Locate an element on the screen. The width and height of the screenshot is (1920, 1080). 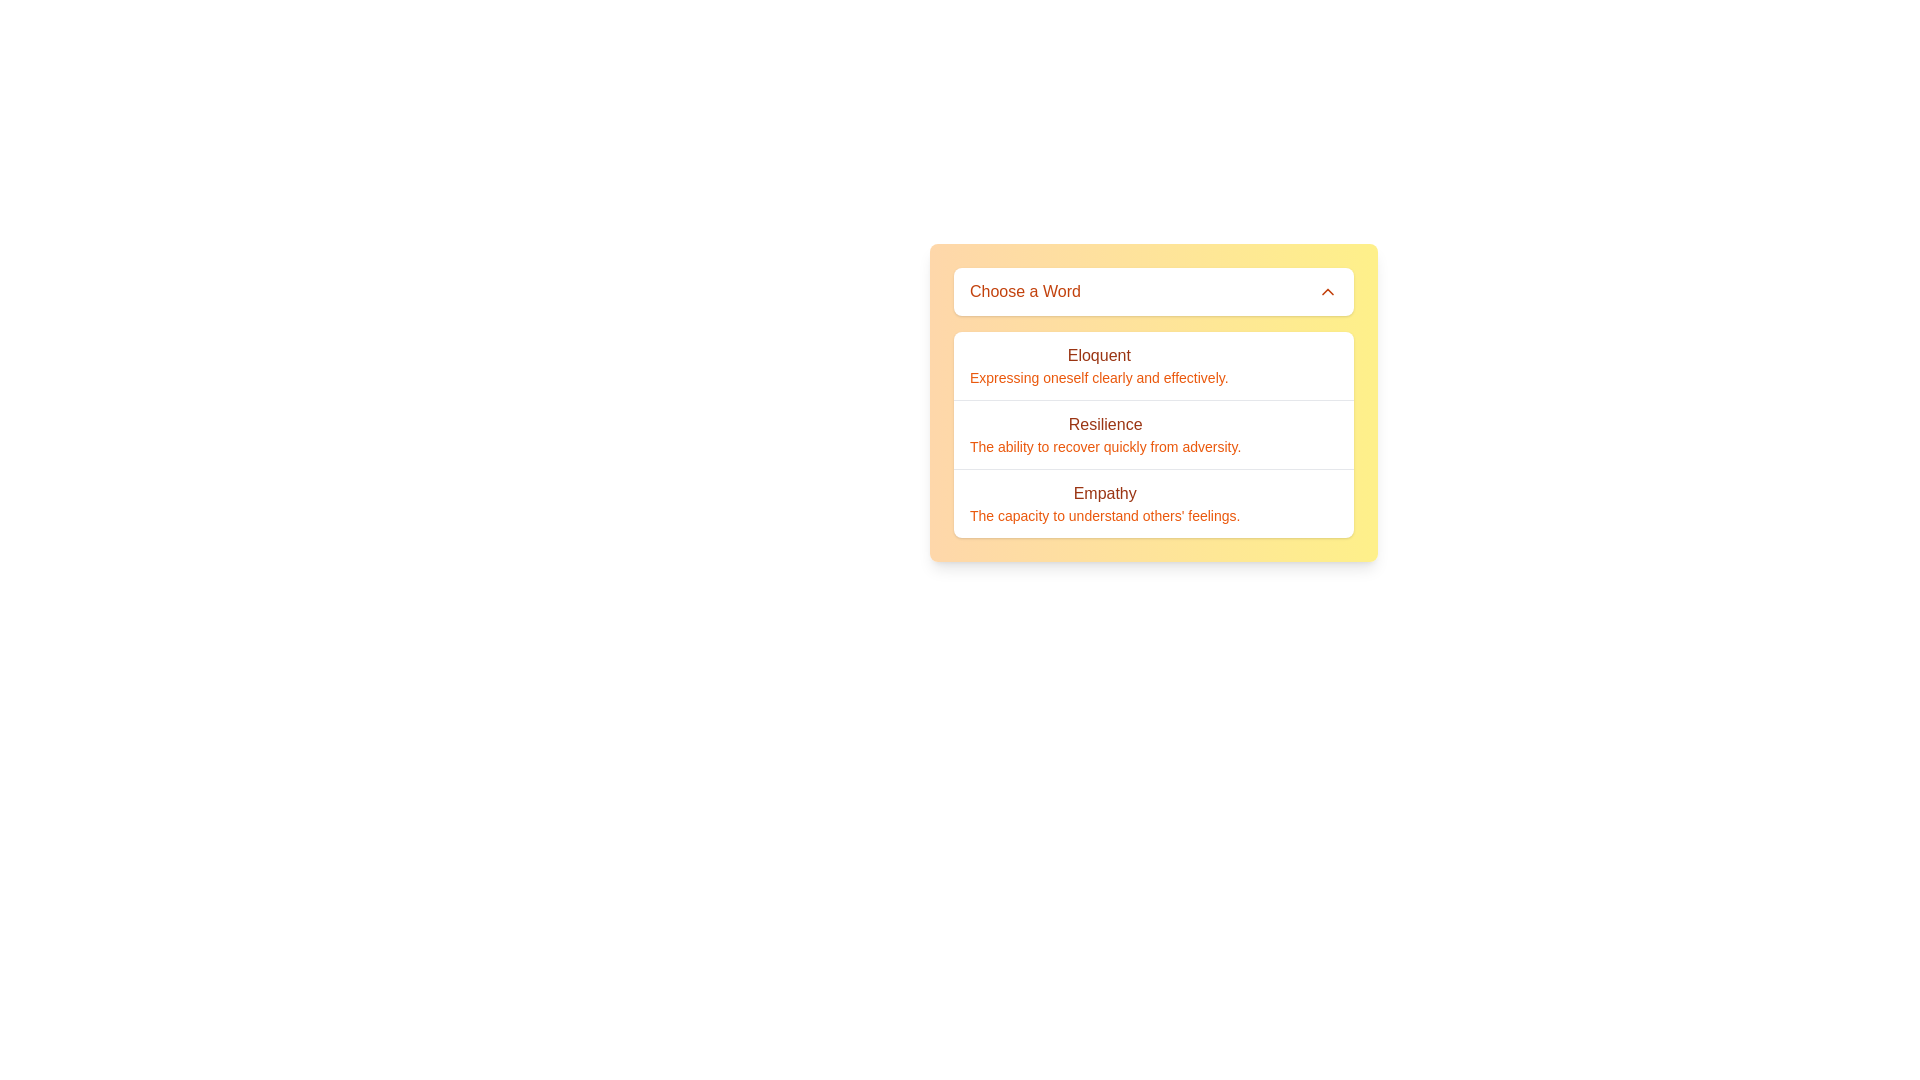
the third list item titled 'Empathy' which is displayed in bold orange font within a white card-like interface is located at coordinates (1153, 501).